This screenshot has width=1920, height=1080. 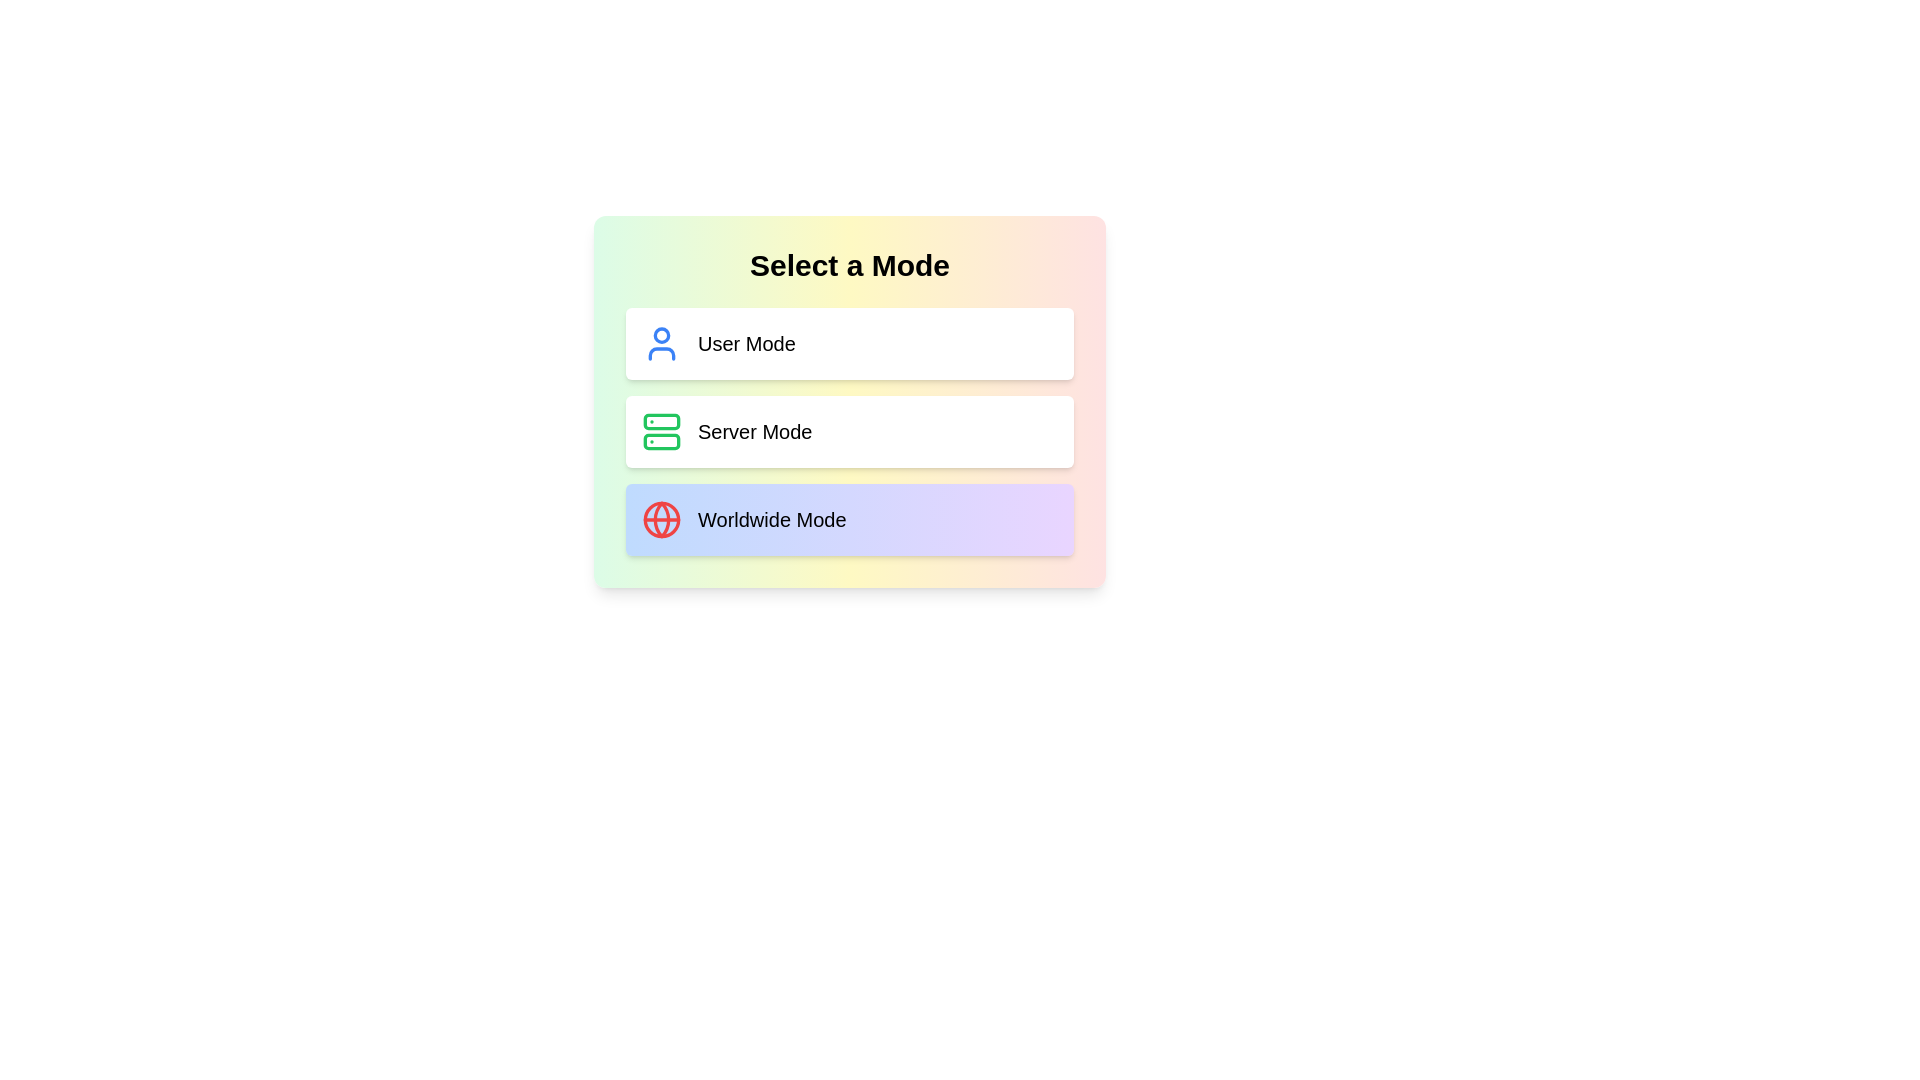 I want to click on bottom part of the user icon, specifically the shoulders or torso section, which is styled with a rounded rectangular boundary and blue accents, located in the topmost option labeled 'User Mode', so click(x=662, y=353).